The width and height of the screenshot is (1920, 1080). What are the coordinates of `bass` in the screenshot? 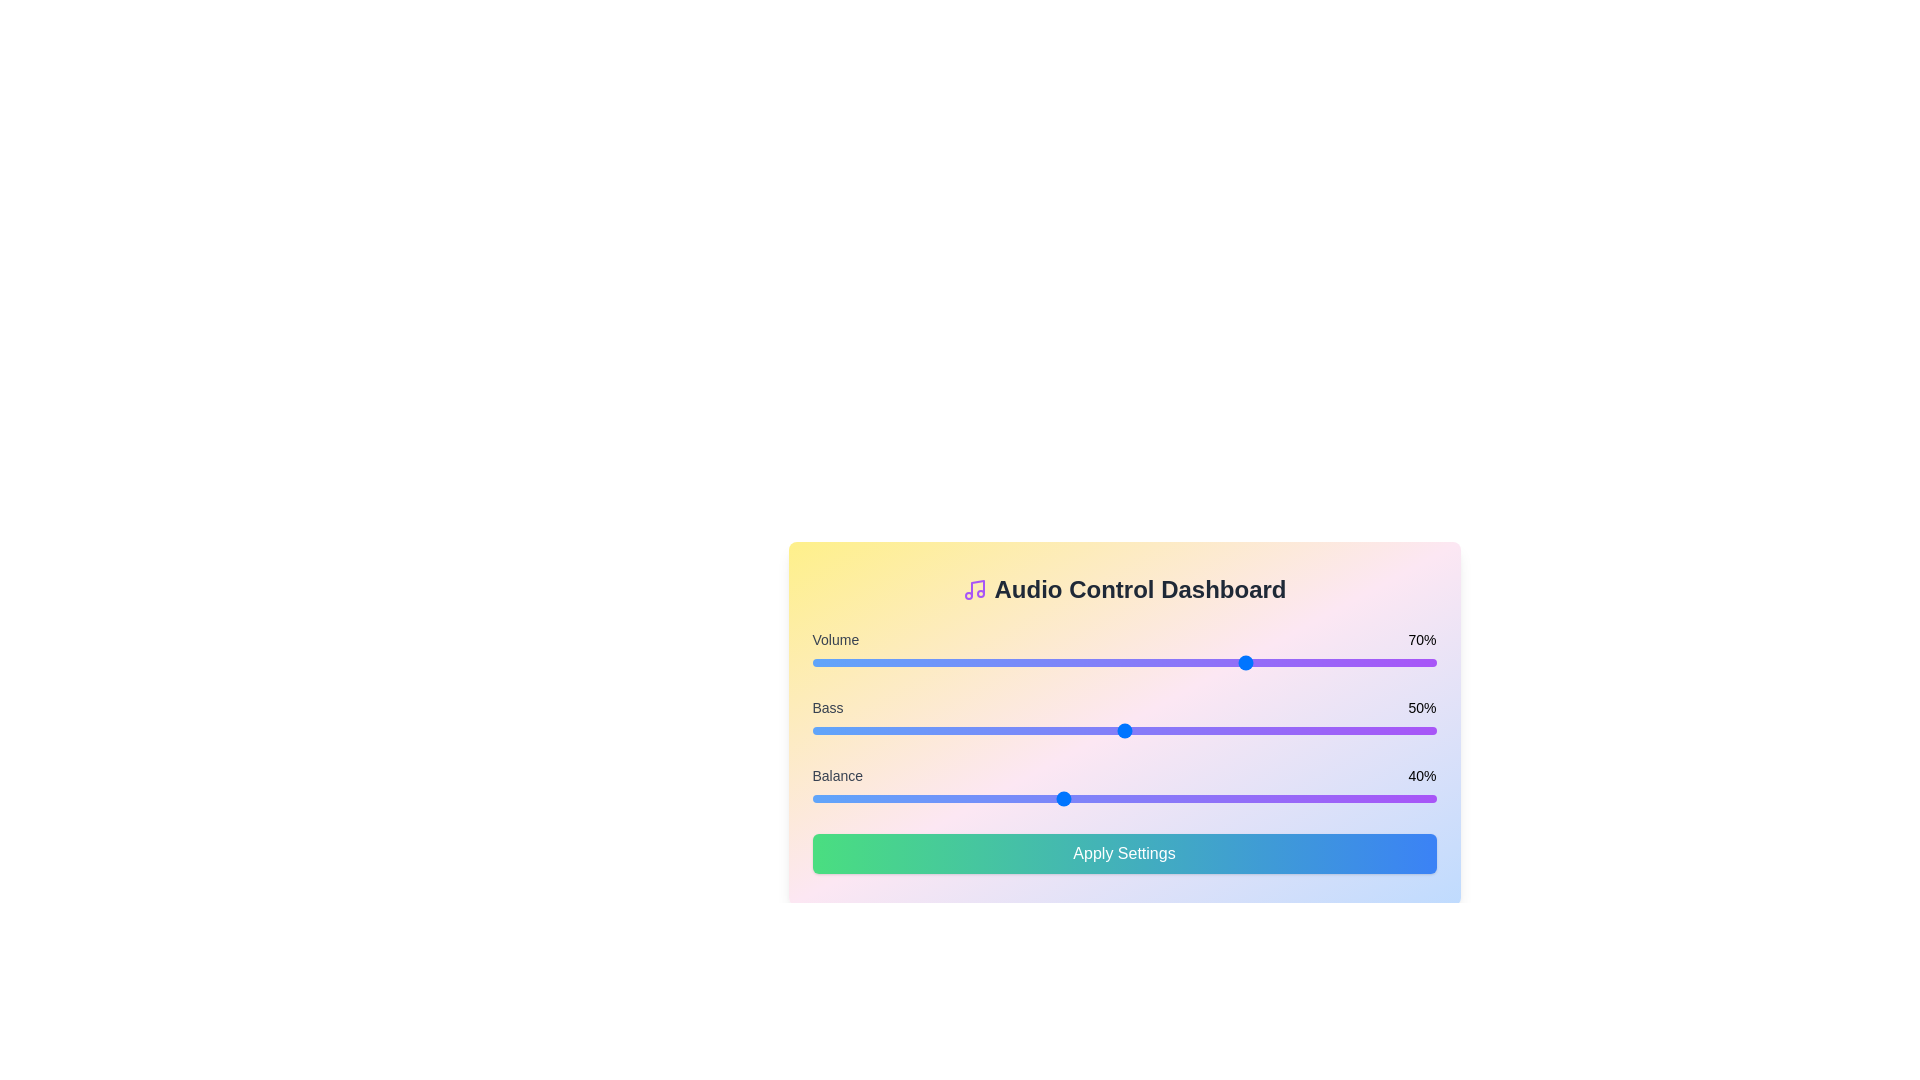 It's located at (1317, 731).